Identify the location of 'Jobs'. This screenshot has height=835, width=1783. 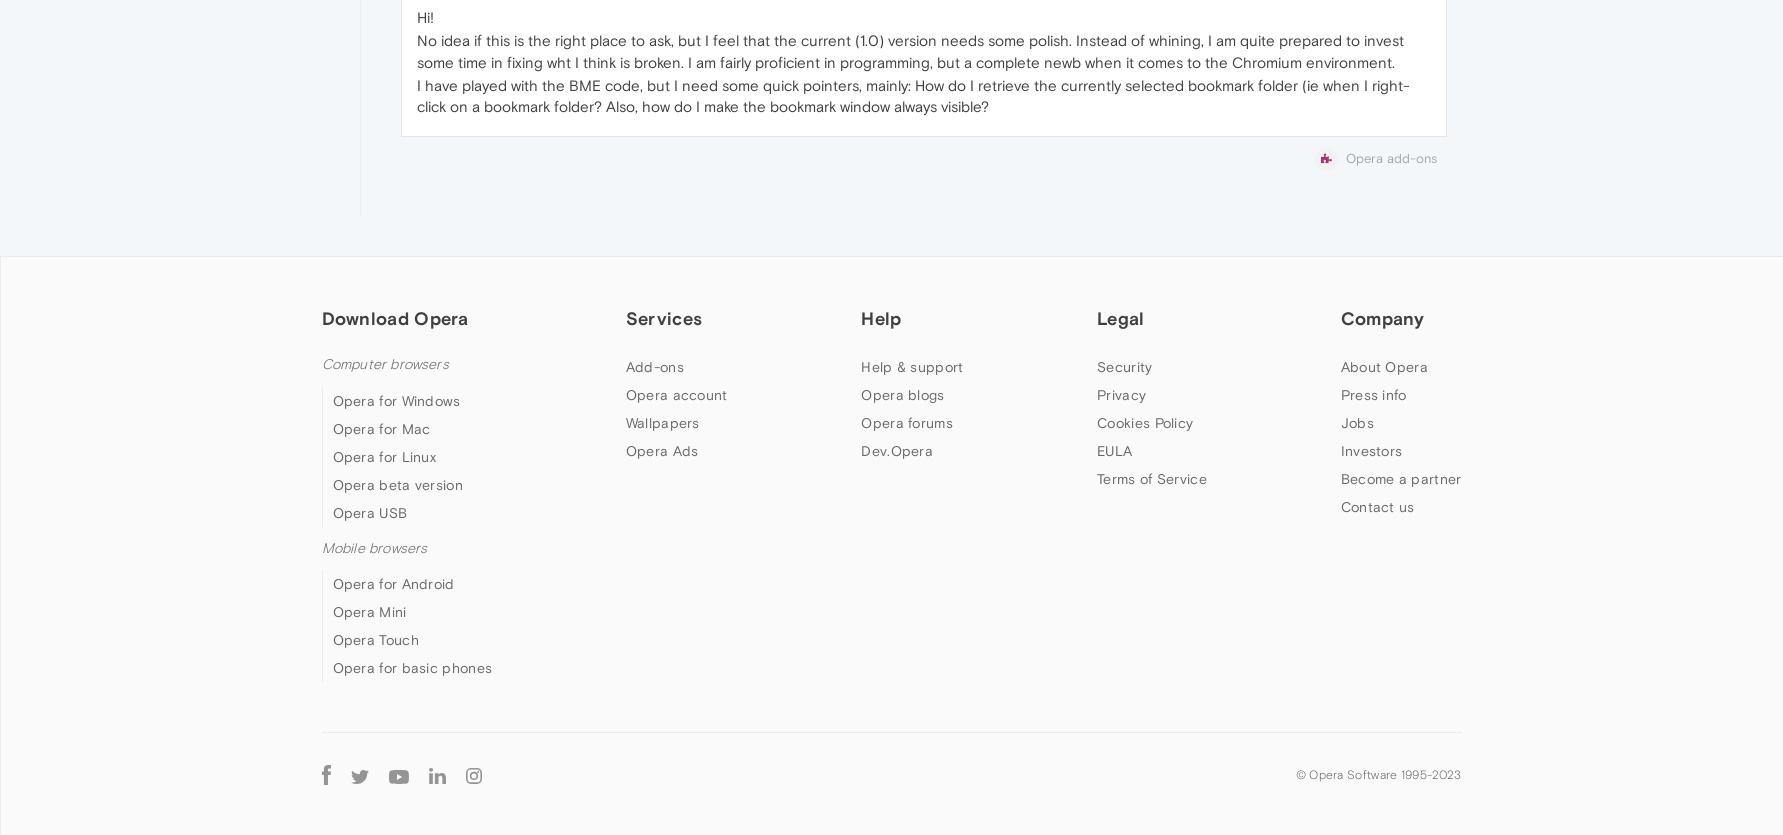
(1355, 422).